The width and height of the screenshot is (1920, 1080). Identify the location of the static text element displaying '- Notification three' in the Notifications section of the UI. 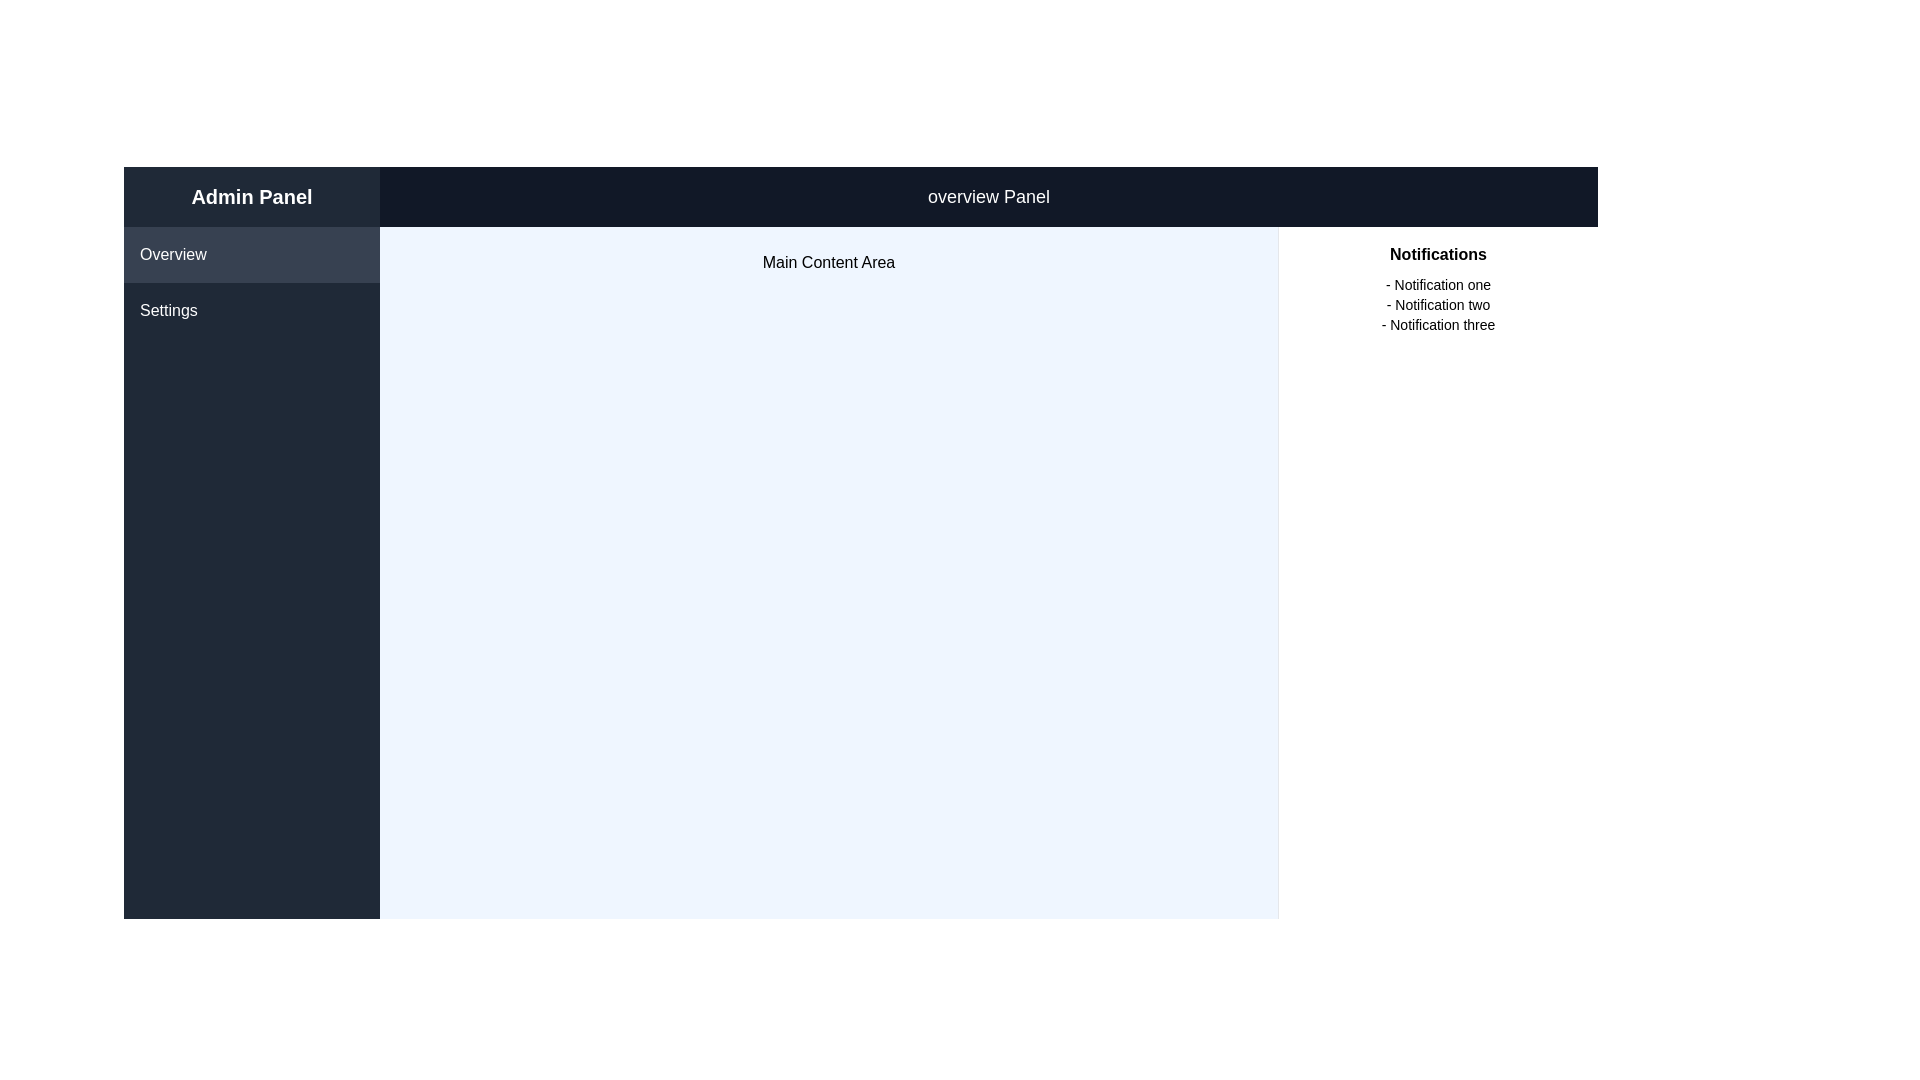
(1437, 323).